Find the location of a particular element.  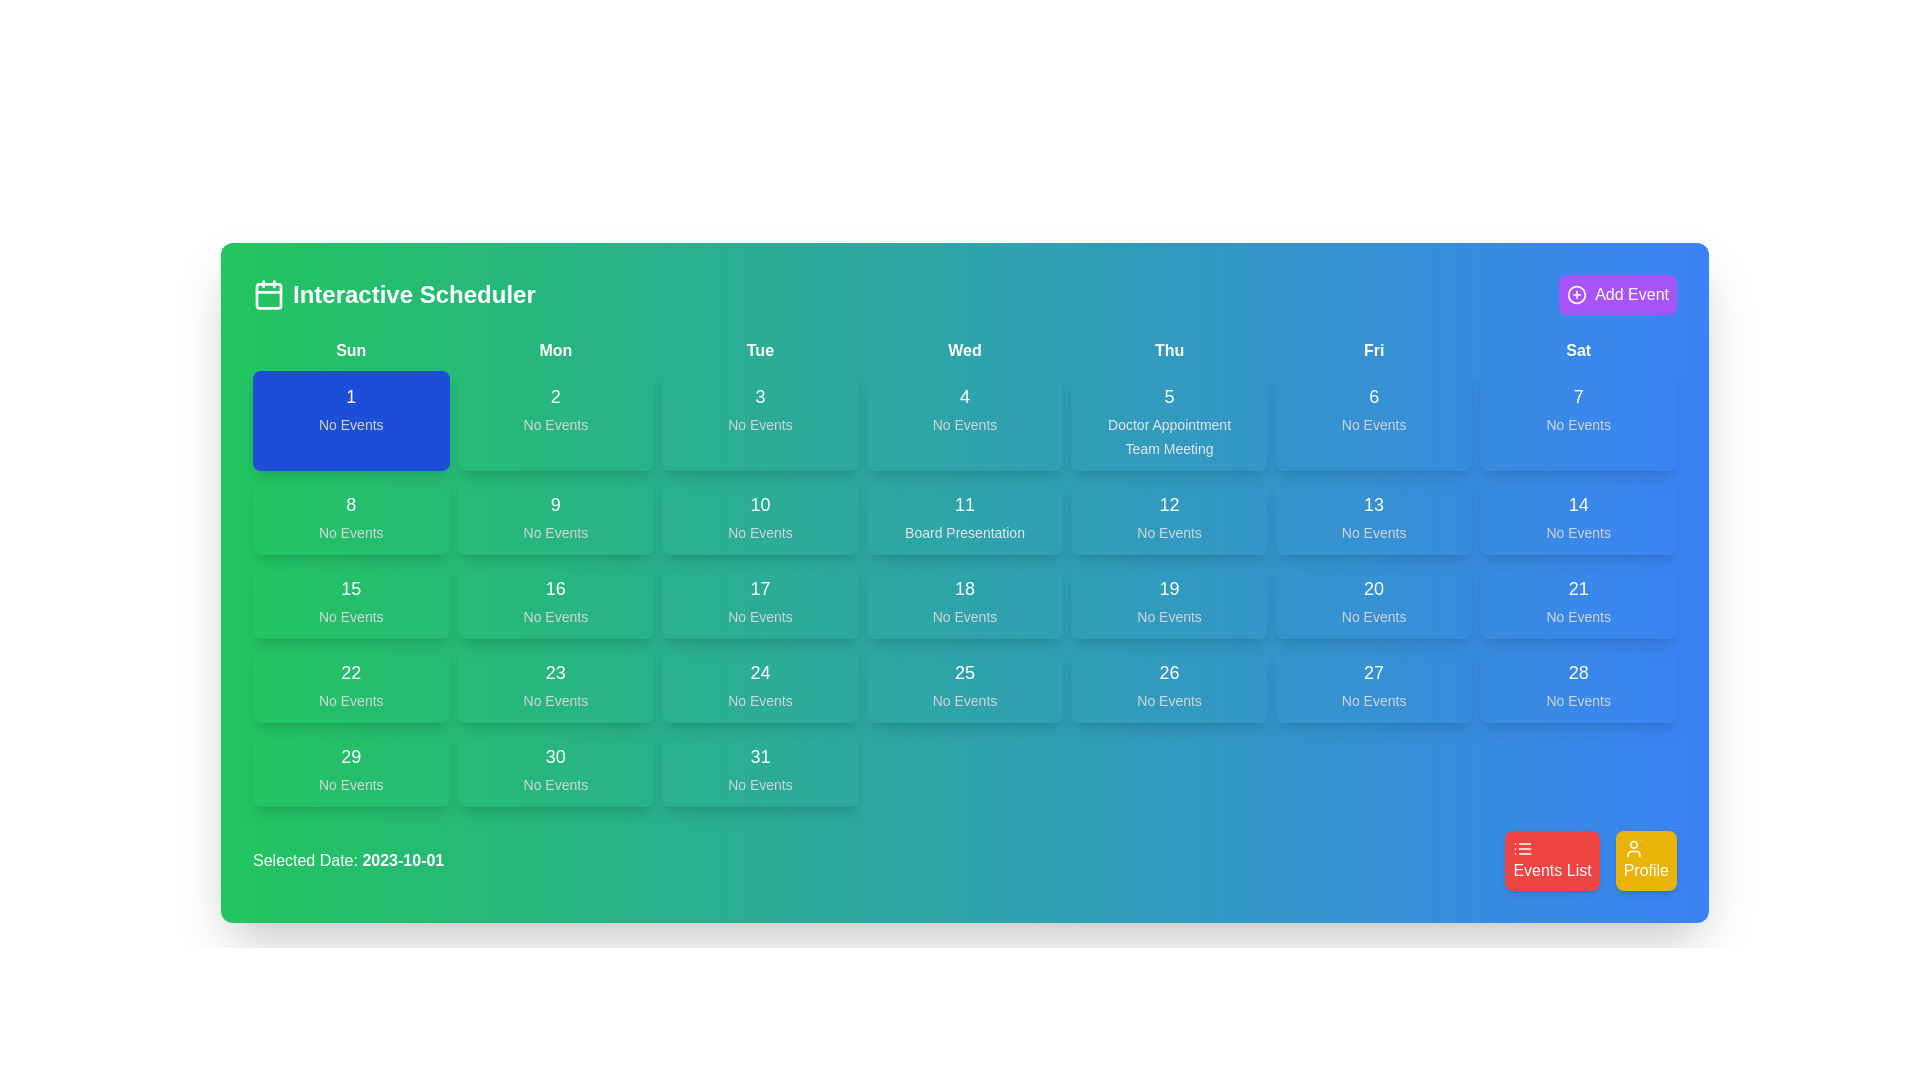

the static text label indicating no events scheduled for the date '18' in the calendar interface is located at coordinates (964, 616).